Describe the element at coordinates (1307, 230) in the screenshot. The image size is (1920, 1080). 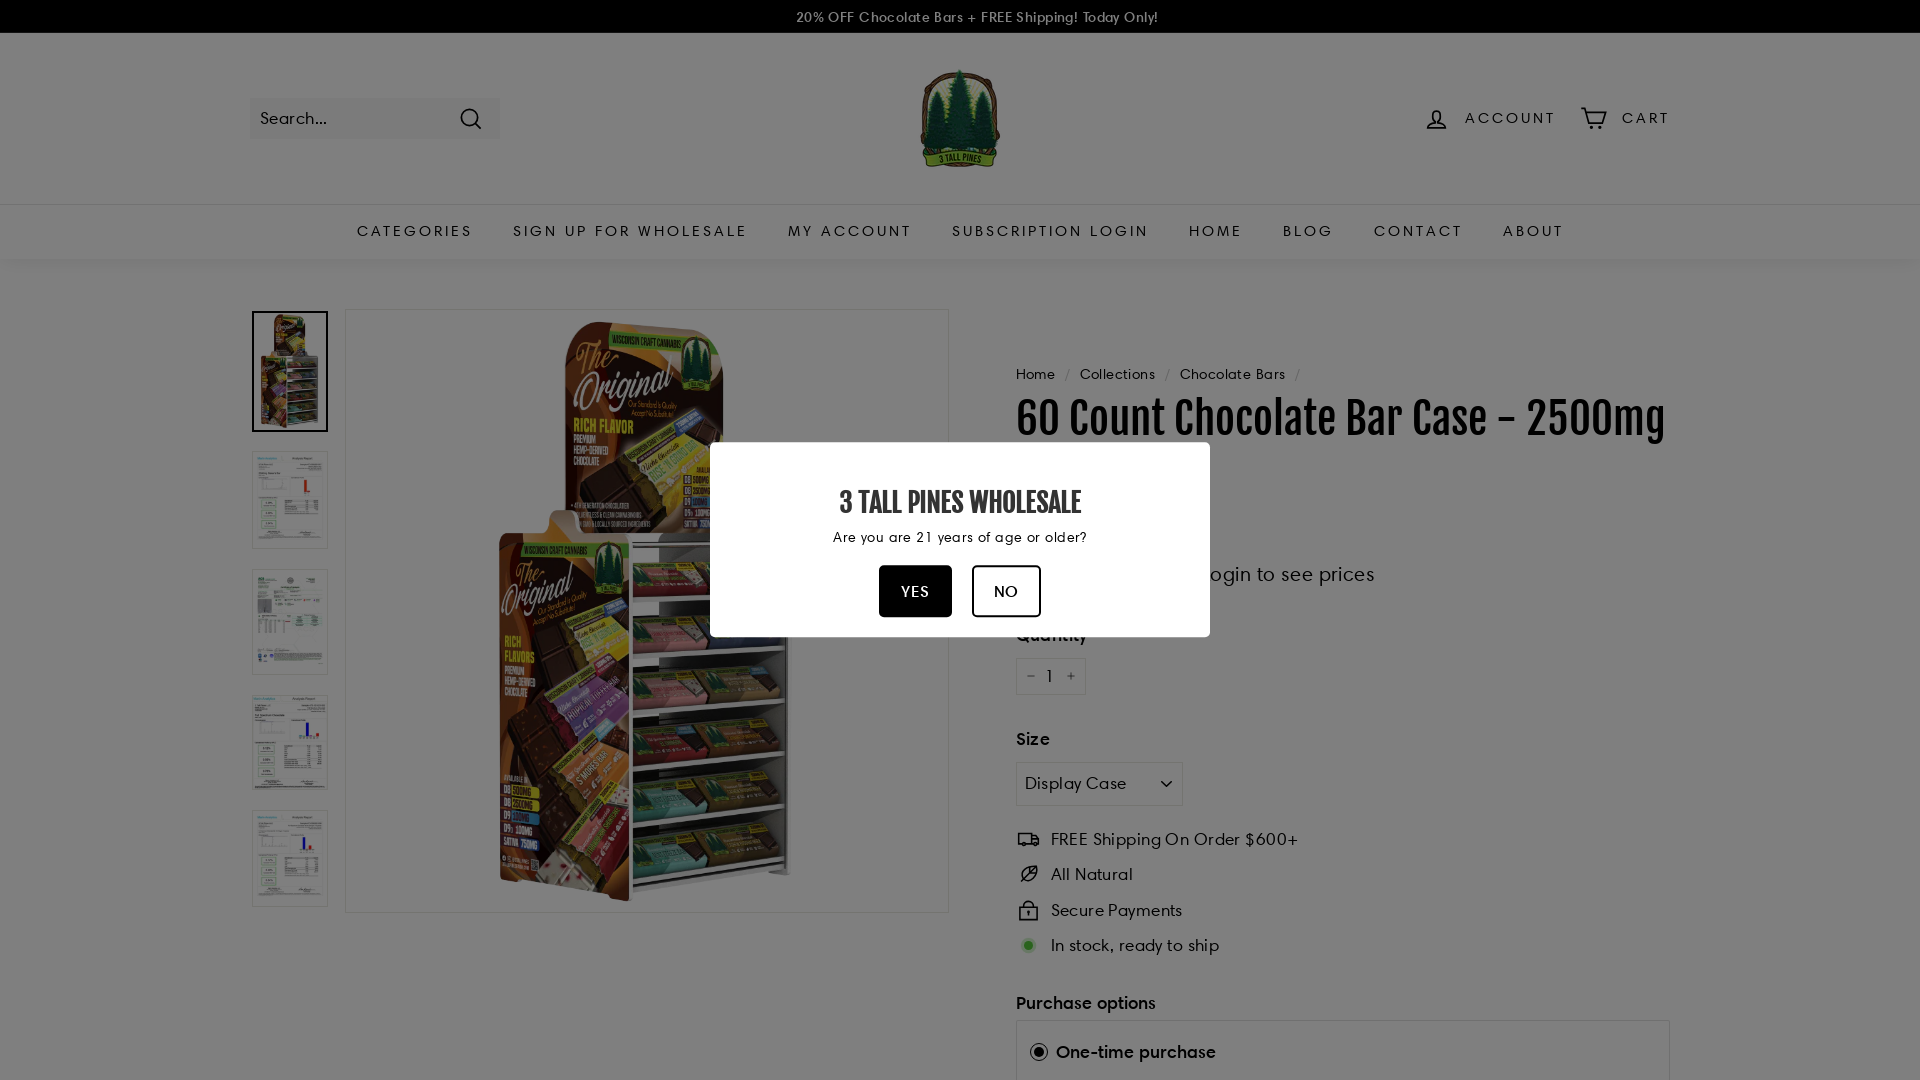
I see `'BLOG'` at that location.